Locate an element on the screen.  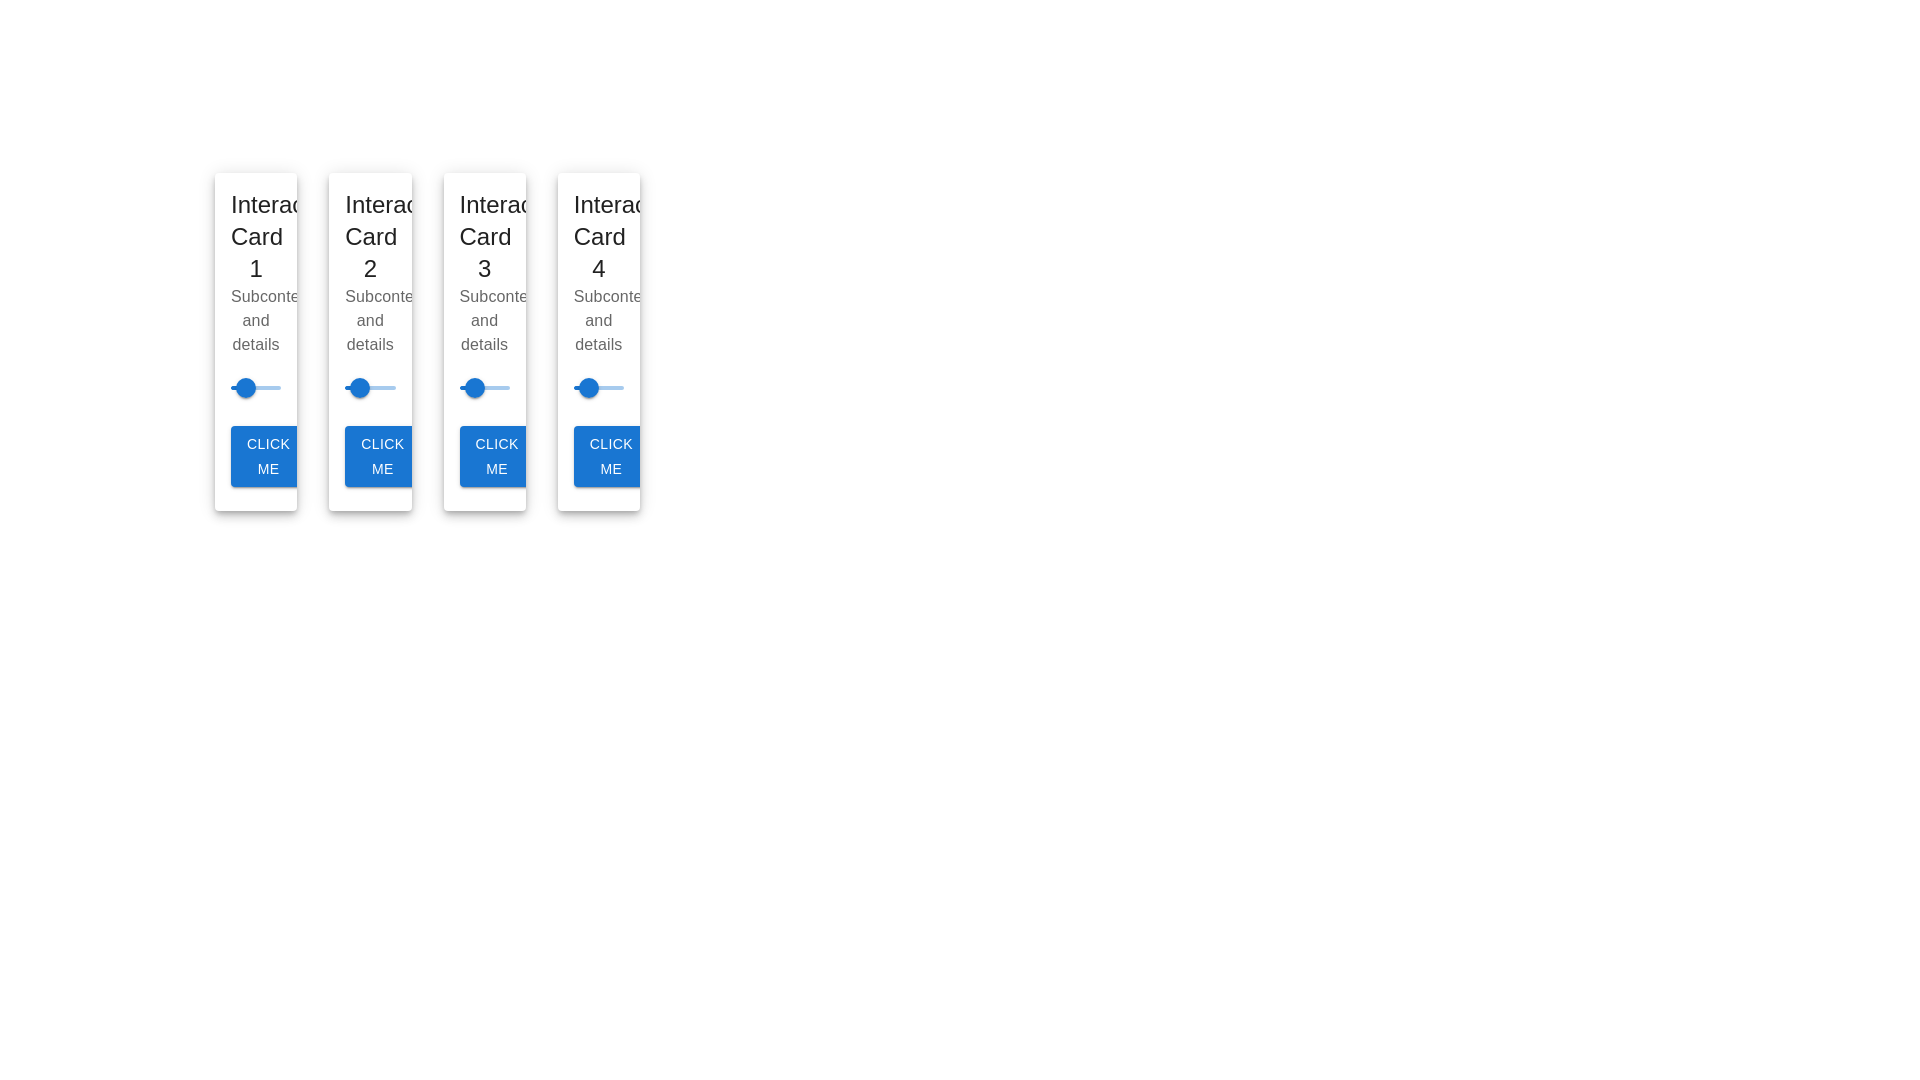
the slider value is located at coordinates (472, 388).